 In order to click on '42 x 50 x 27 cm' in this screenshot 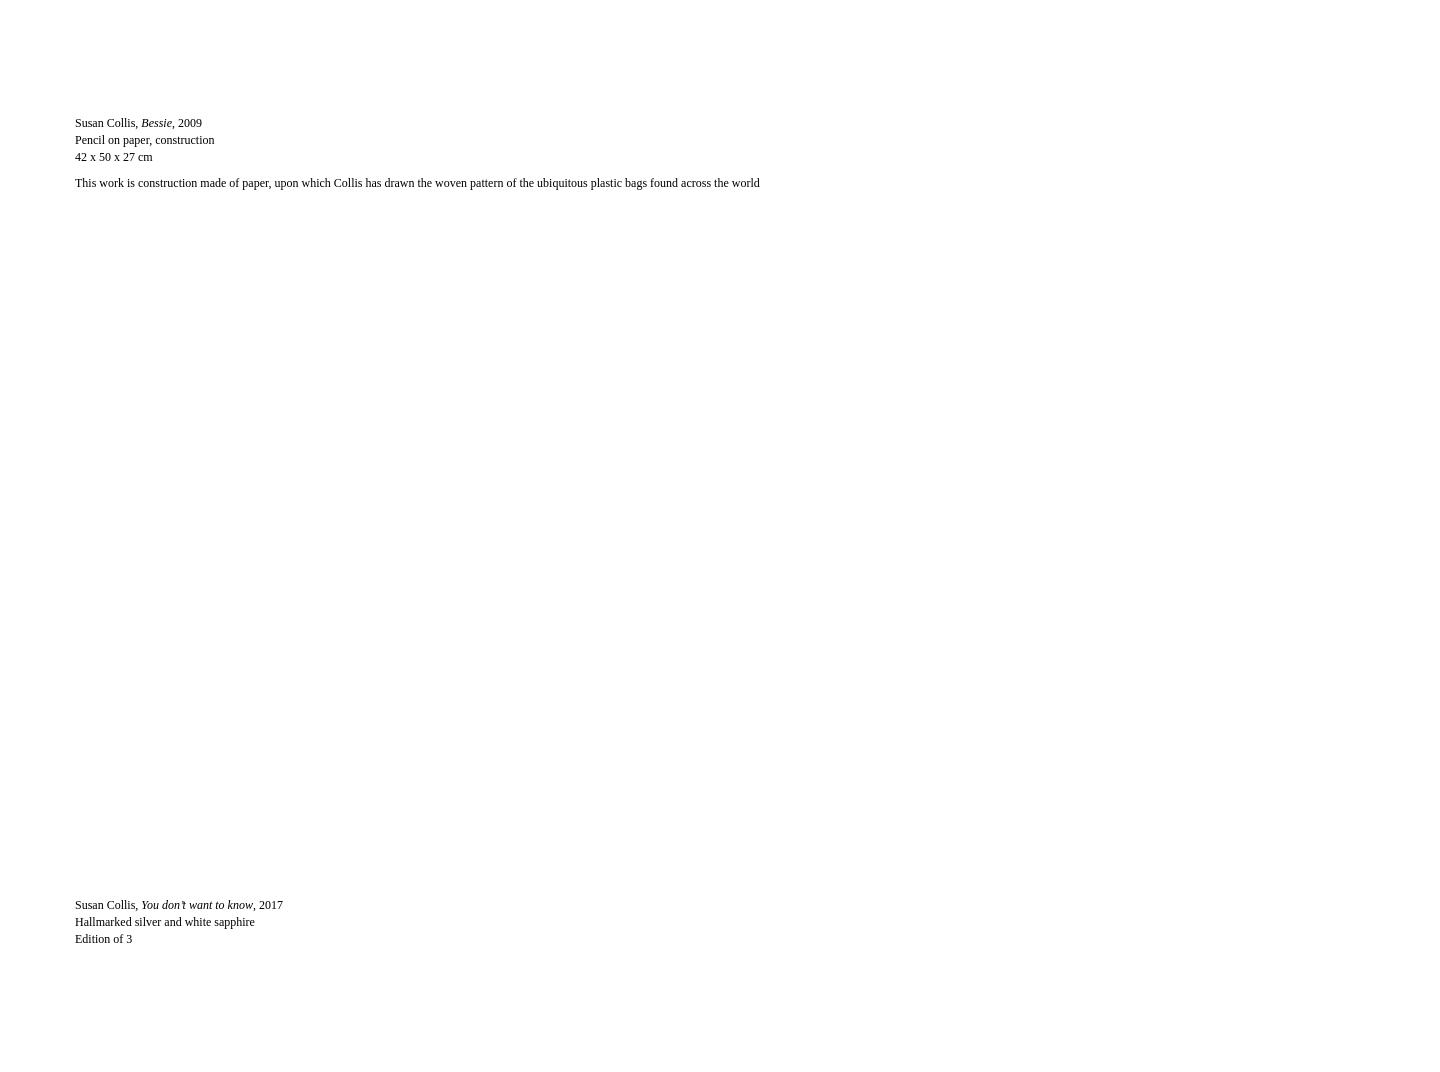, I will do `click(113, 156)`.